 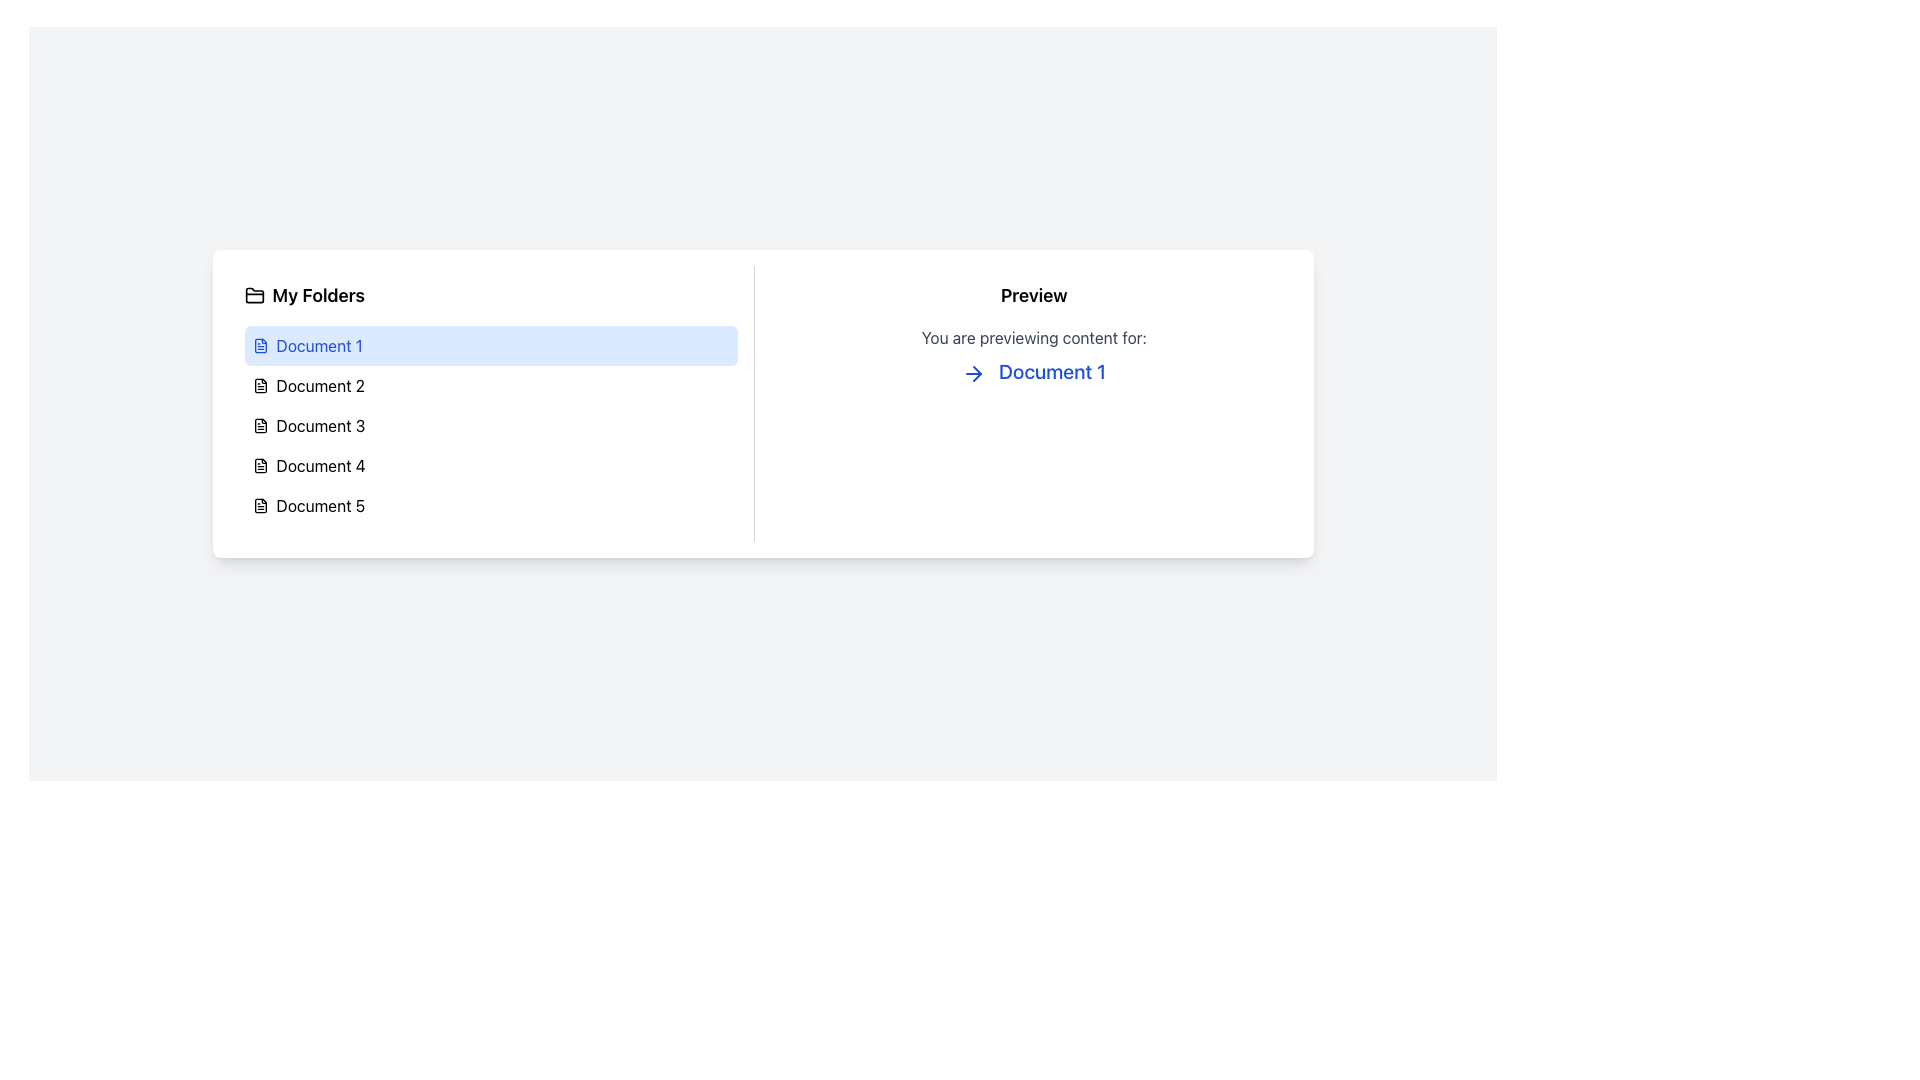 What do you see at coordinates (1034, 337) in the screenshot?
I see `the contextual information text element located below the 'Preview' label and above the 'Document 1' link in the right side of the split interface` at bounding box center [1034, 337].